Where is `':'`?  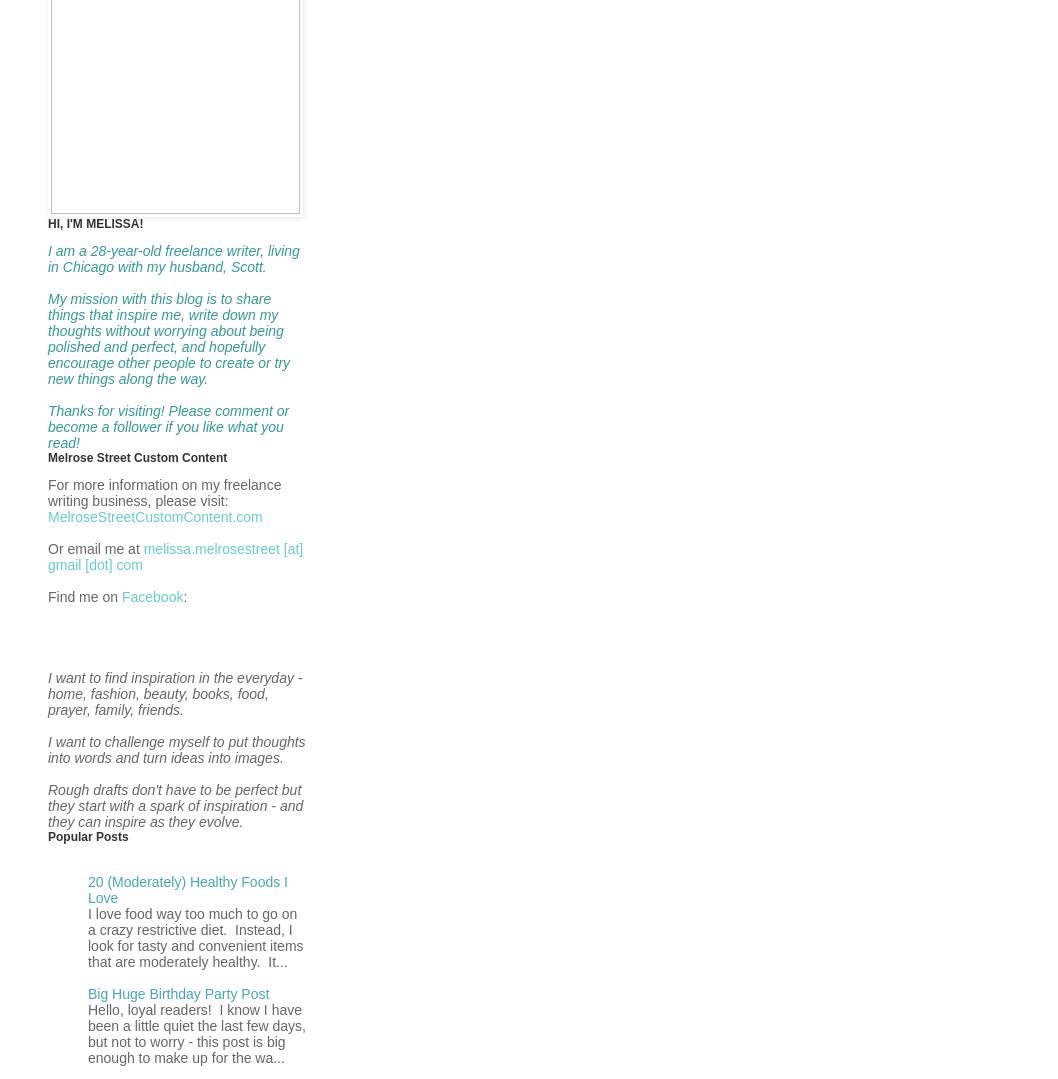
':' is located at coordinates (183, 596).